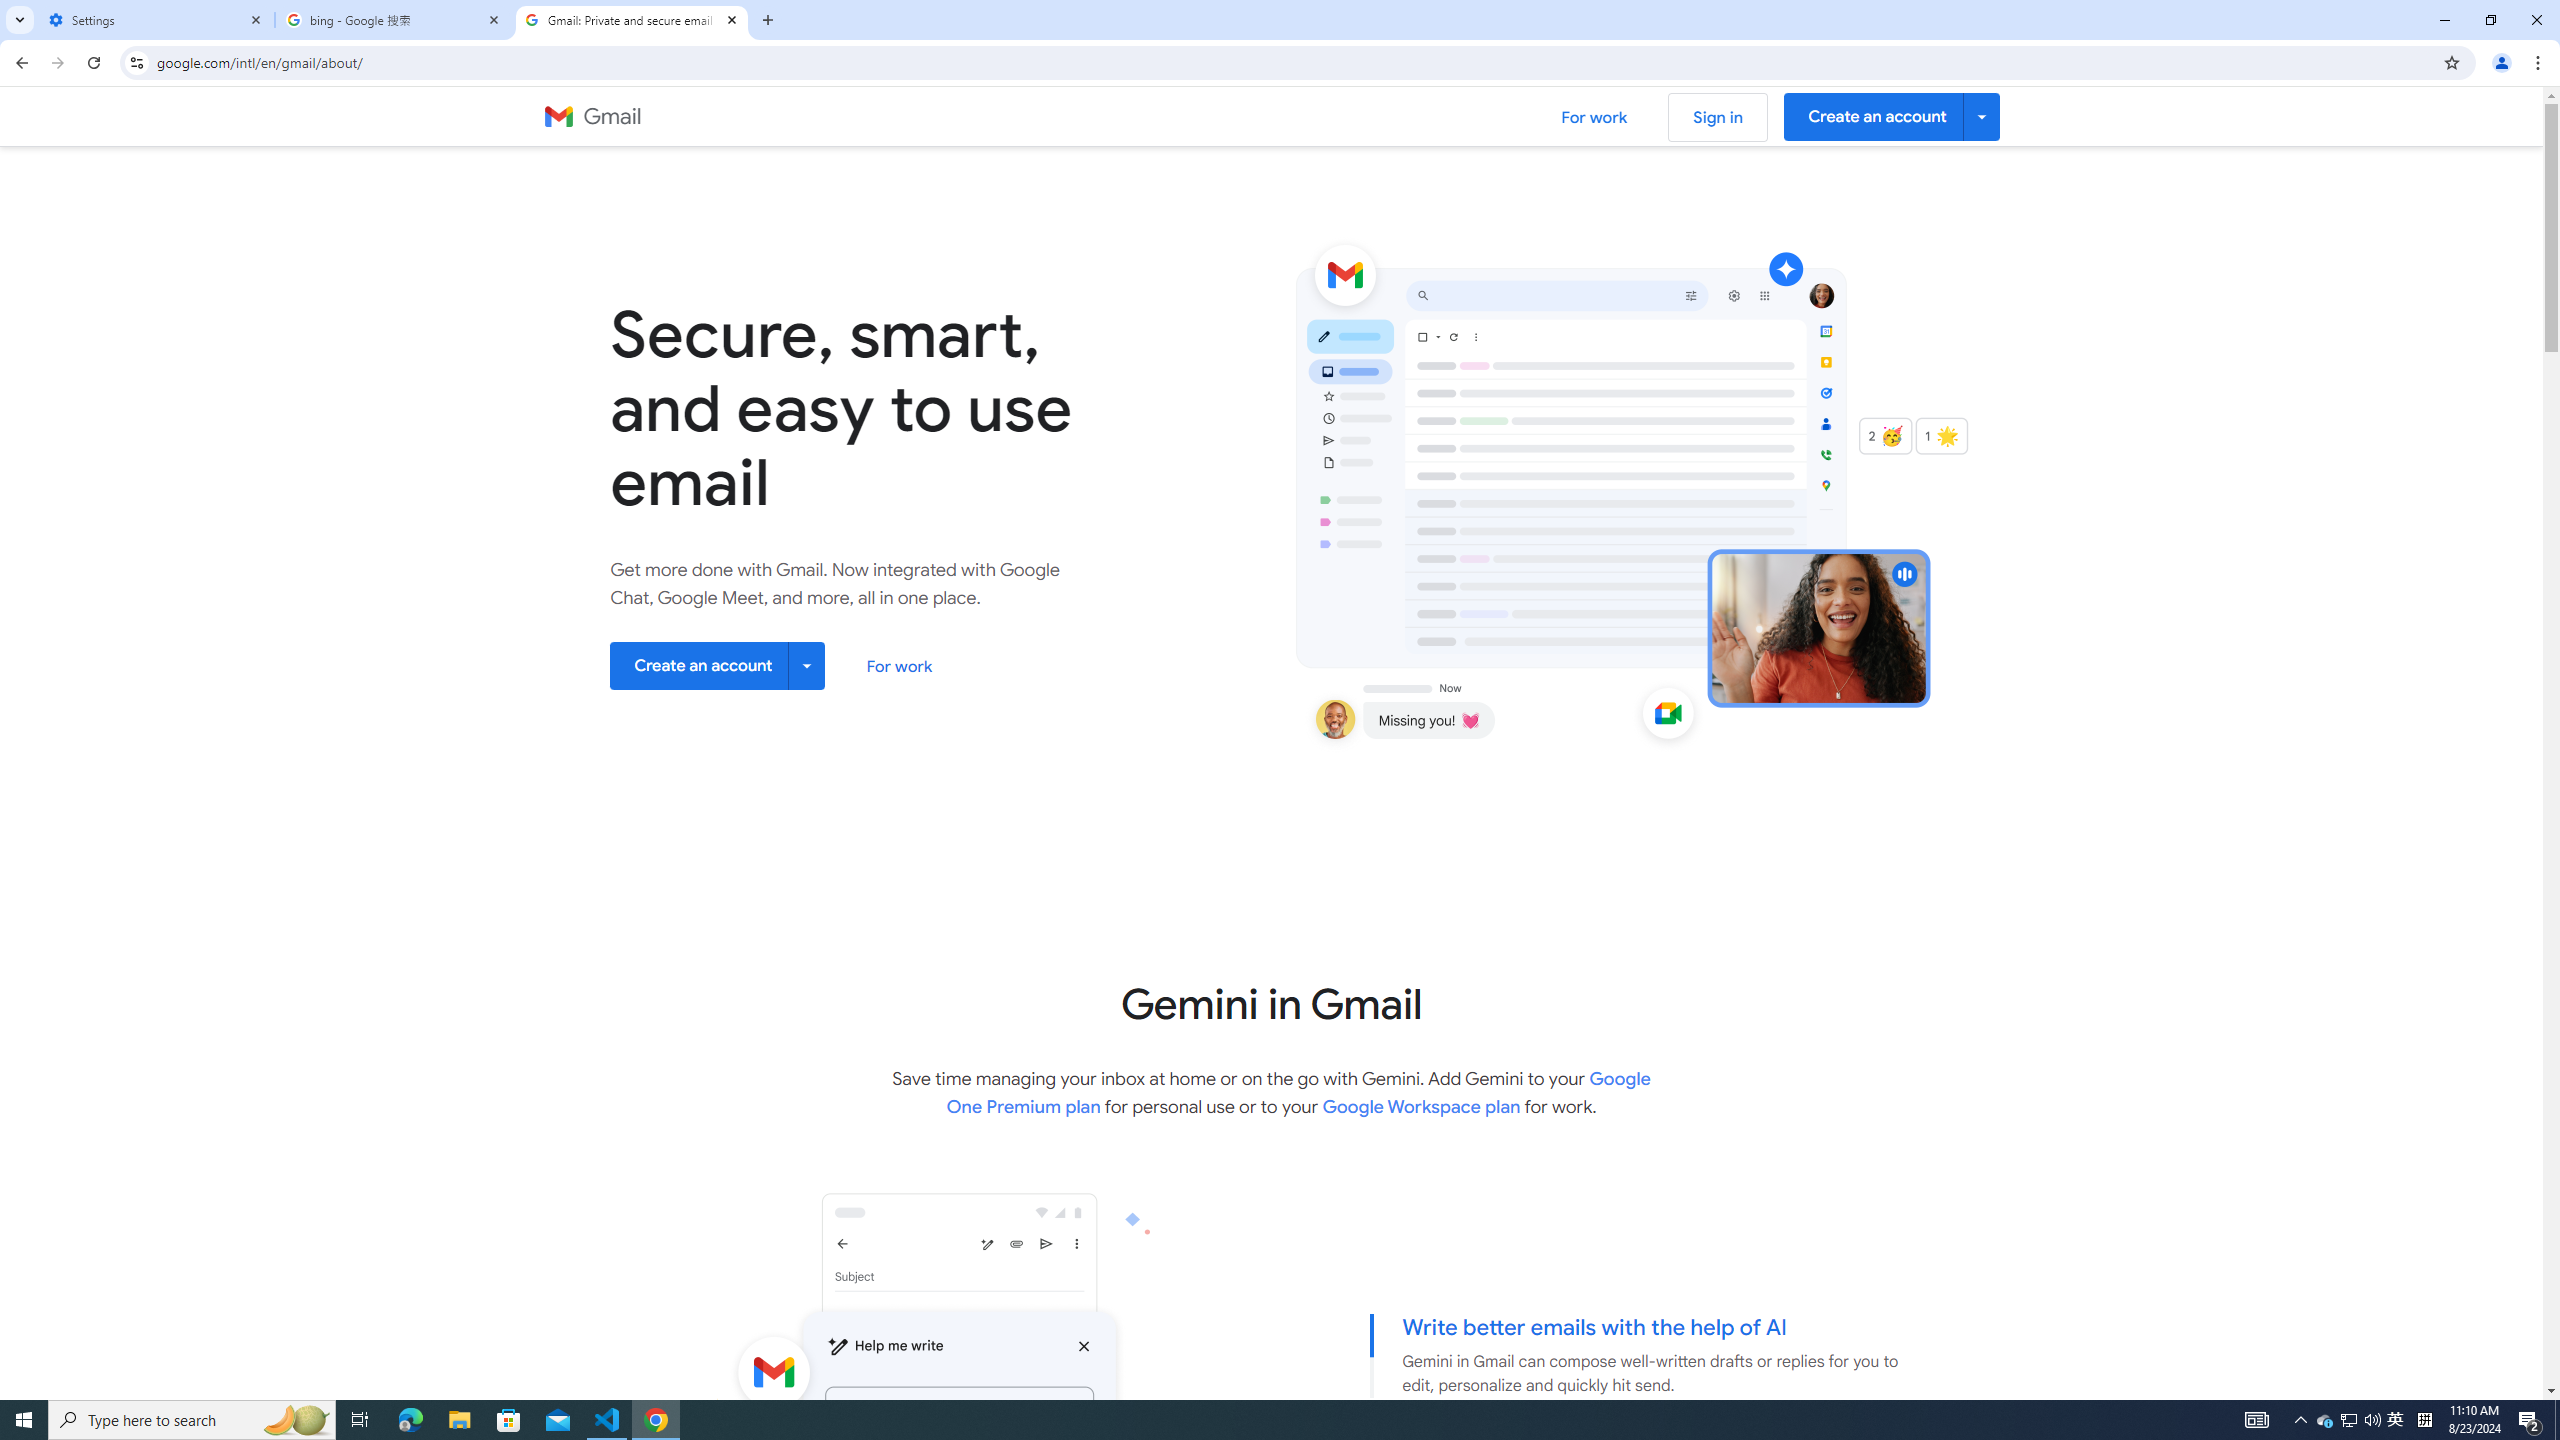 This screenshot has width=2560, height=1440. I want to click on 'Google One Premium plan', so click(1299, 1091).